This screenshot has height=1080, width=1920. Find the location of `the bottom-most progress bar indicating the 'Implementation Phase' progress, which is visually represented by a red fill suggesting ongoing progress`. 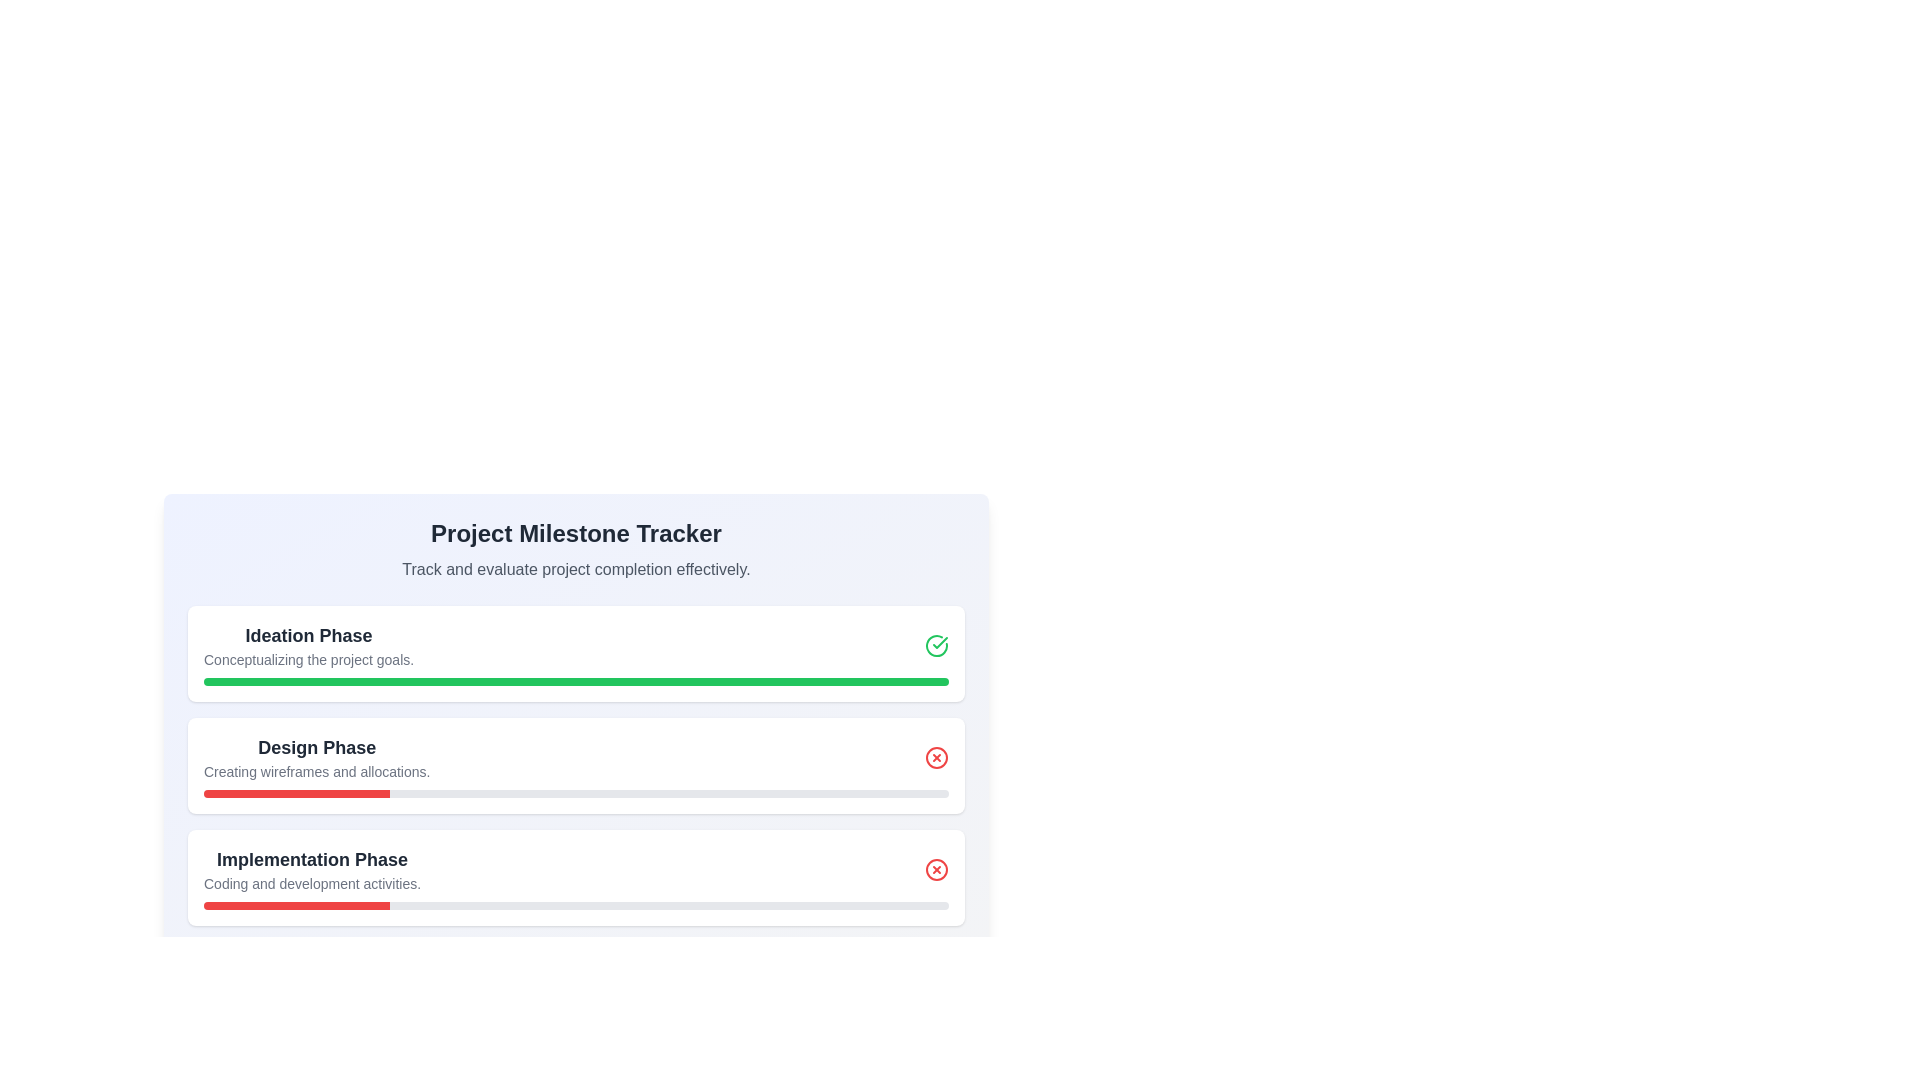

the bottom-most progress bar indicating the 'Implementation Phase' progress, which is visually represented by a red fill suggesting ongoing progress is located at coordinates (575, 906).